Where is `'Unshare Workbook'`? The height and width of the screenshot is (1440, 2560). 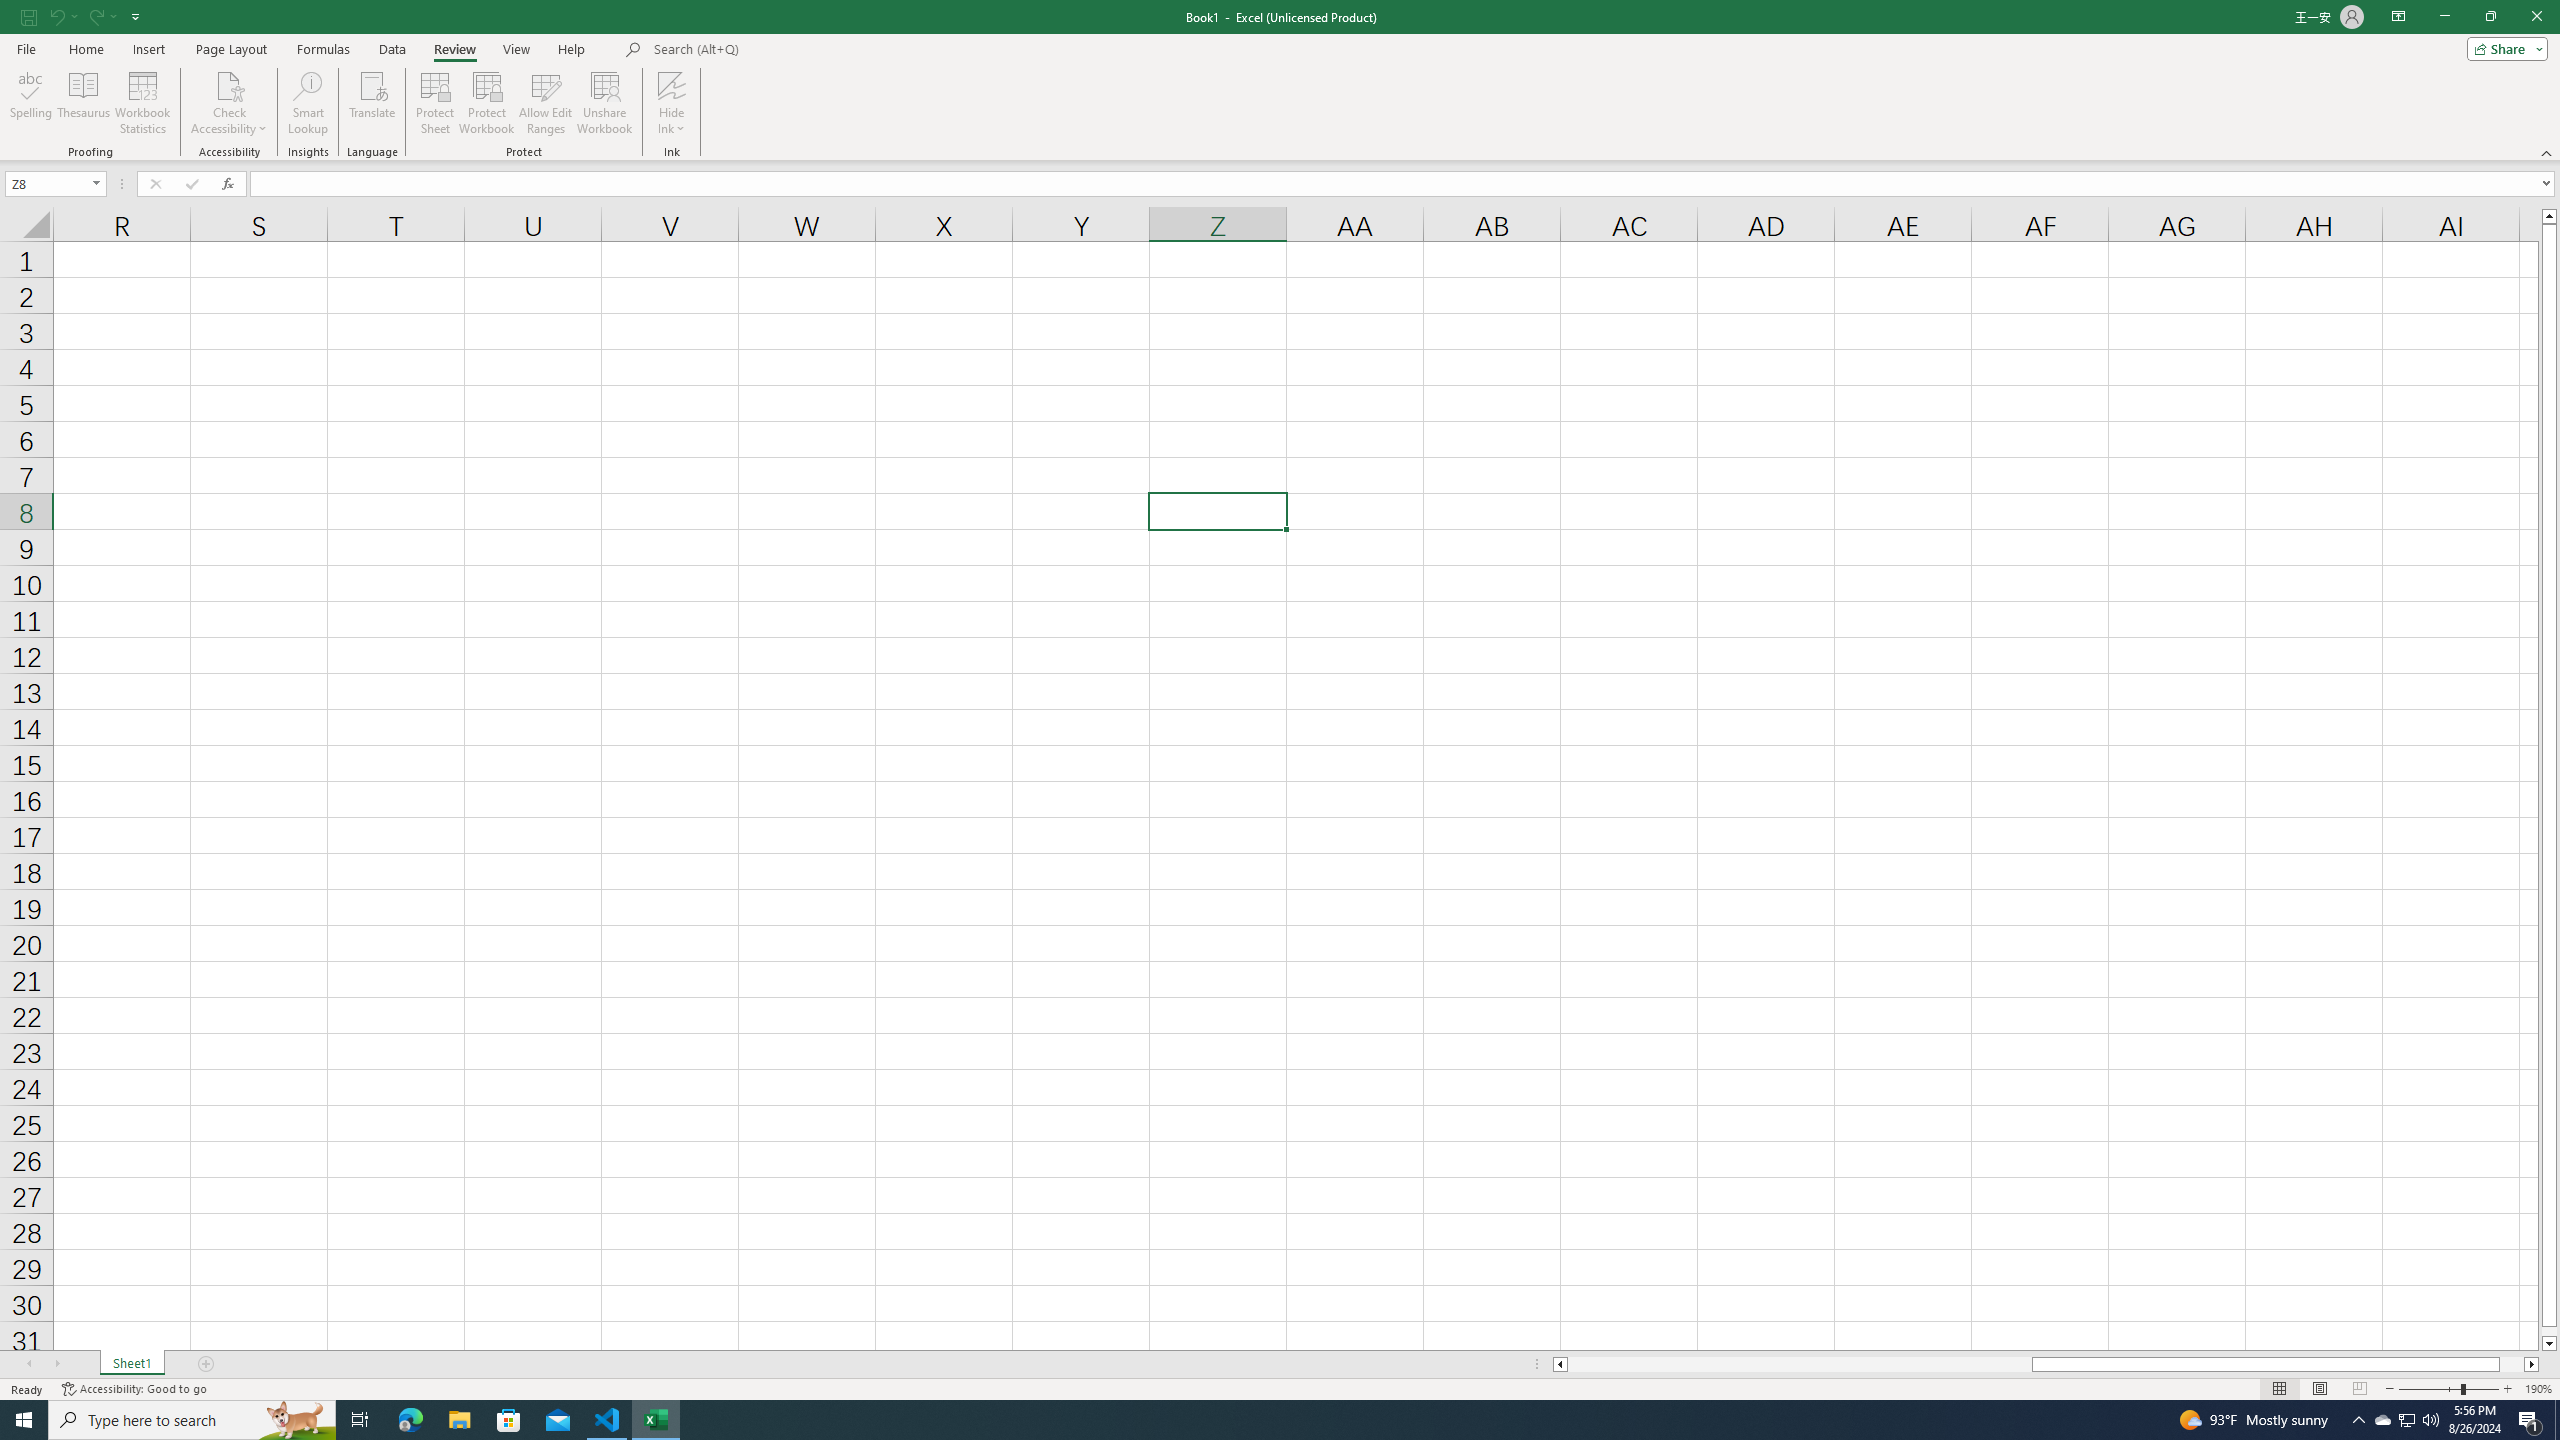
'Unshare Workbook' is located at coordinates (604, 103).